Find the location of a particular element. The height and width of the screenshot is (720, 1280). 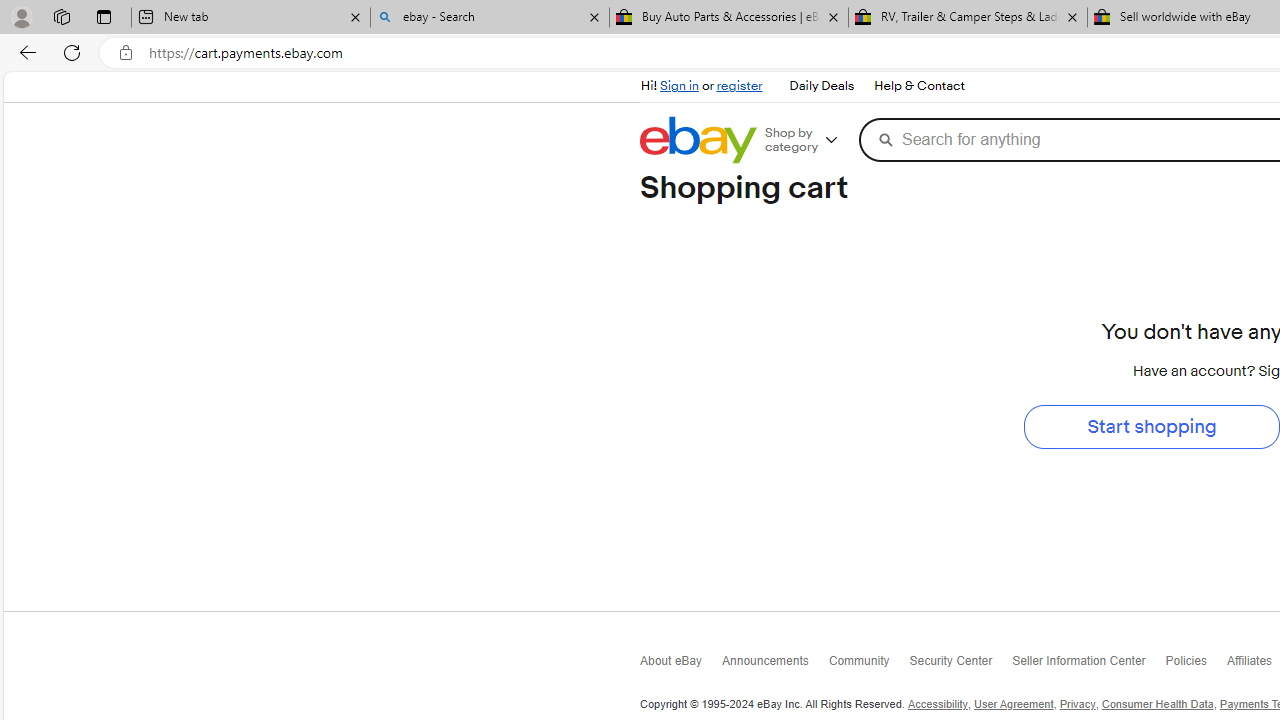

'Seller Information Center' is located at coordinates (1088, 666).